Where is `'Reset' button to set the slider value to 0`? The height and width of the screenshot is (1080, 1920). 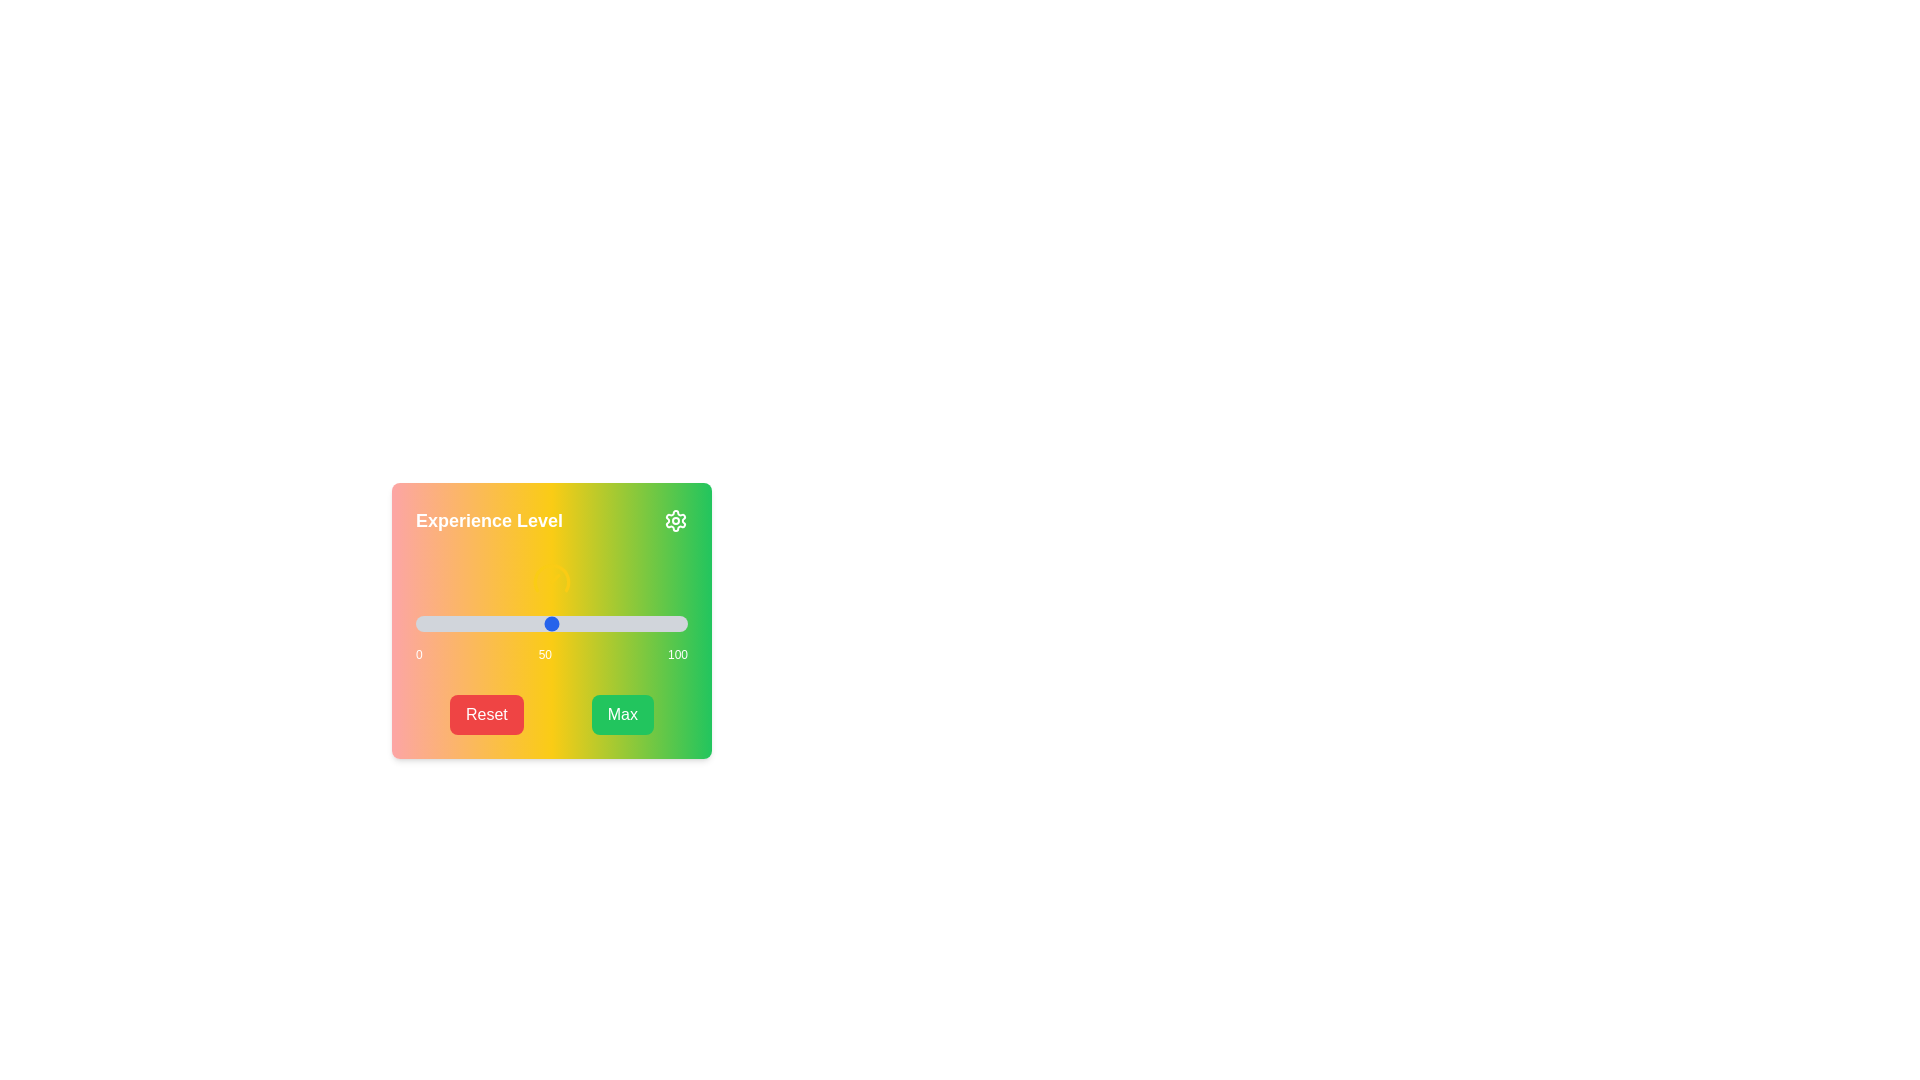
'Reset' button to set the slider value to 0 is located at coordinates (486, 713).